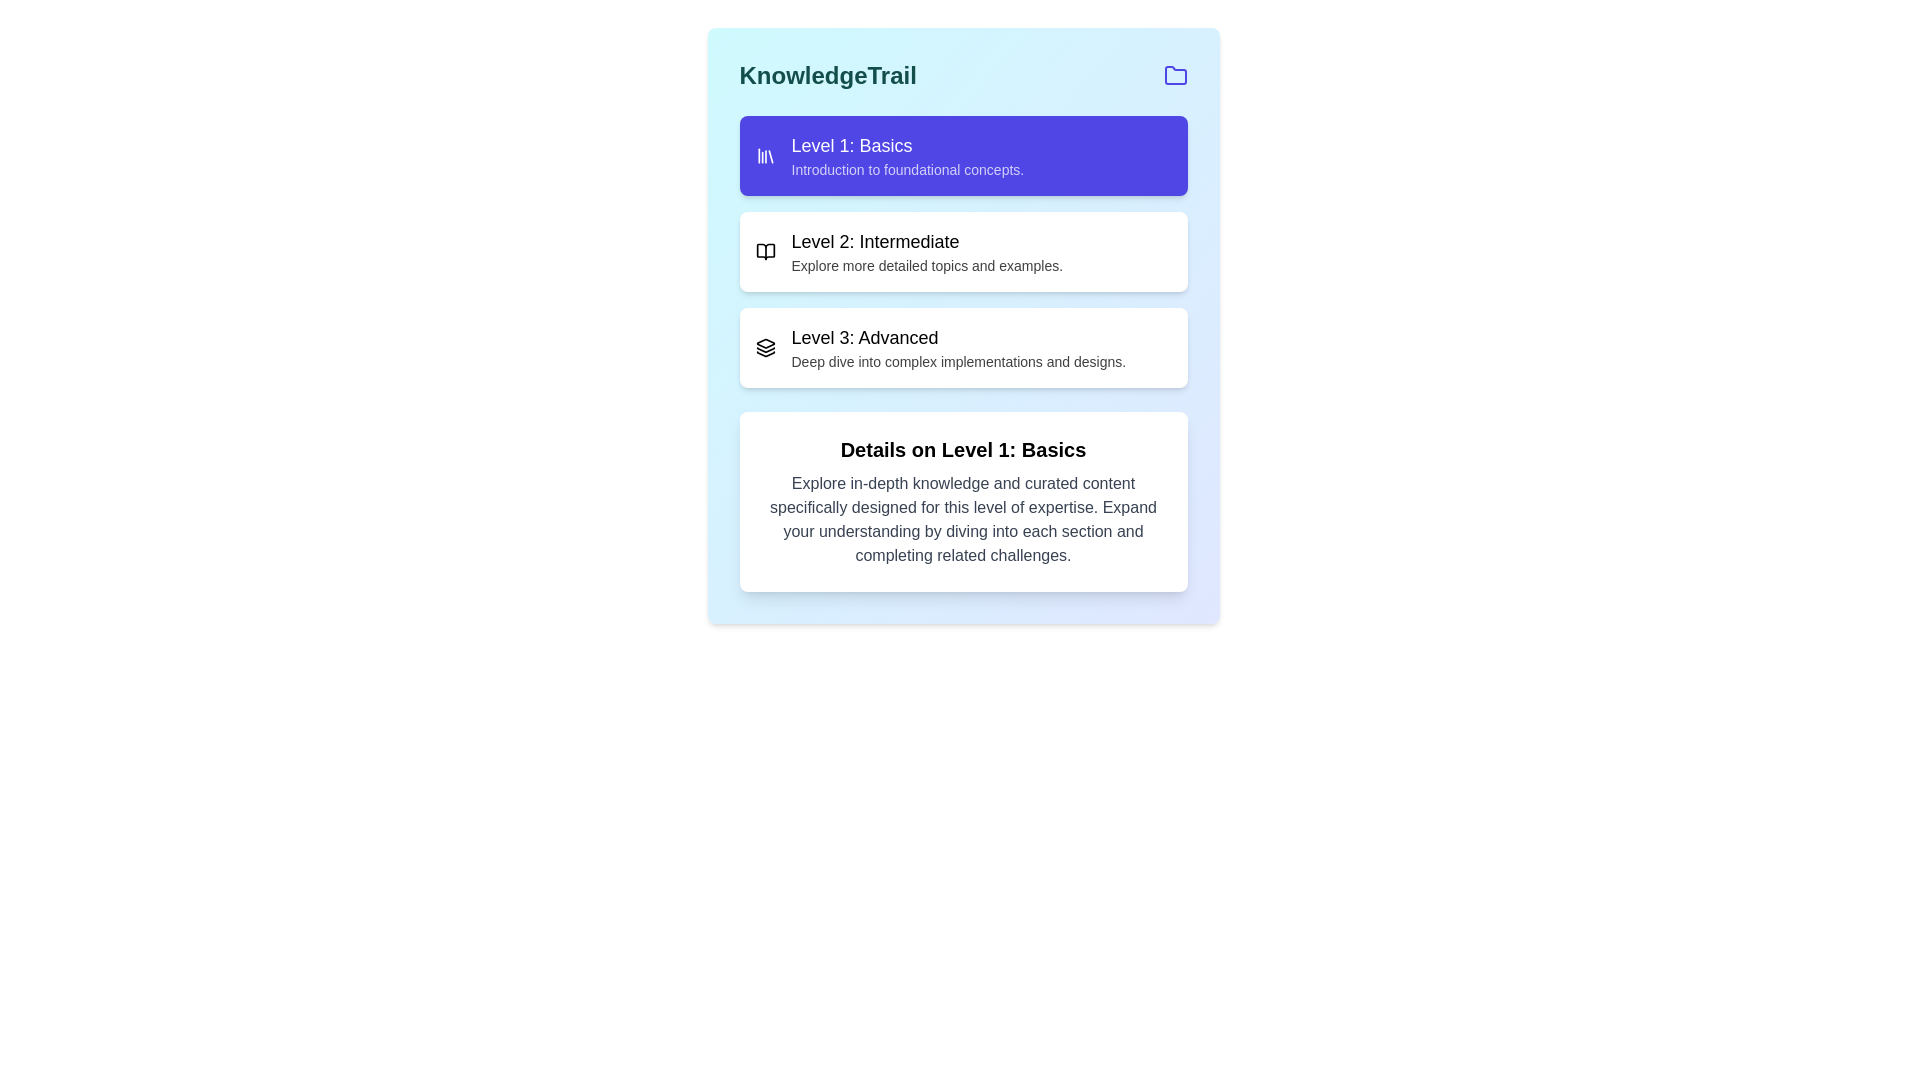 Image resolution: width=1920 pixels, height=1080 pixels. What do you see at coordinates (764, 250) in the screenshot?
I see `the icon that visually indicates the 'Level 2: Intermediate' section, which aids in recognition and navigation` at bounding box center [764, 250].